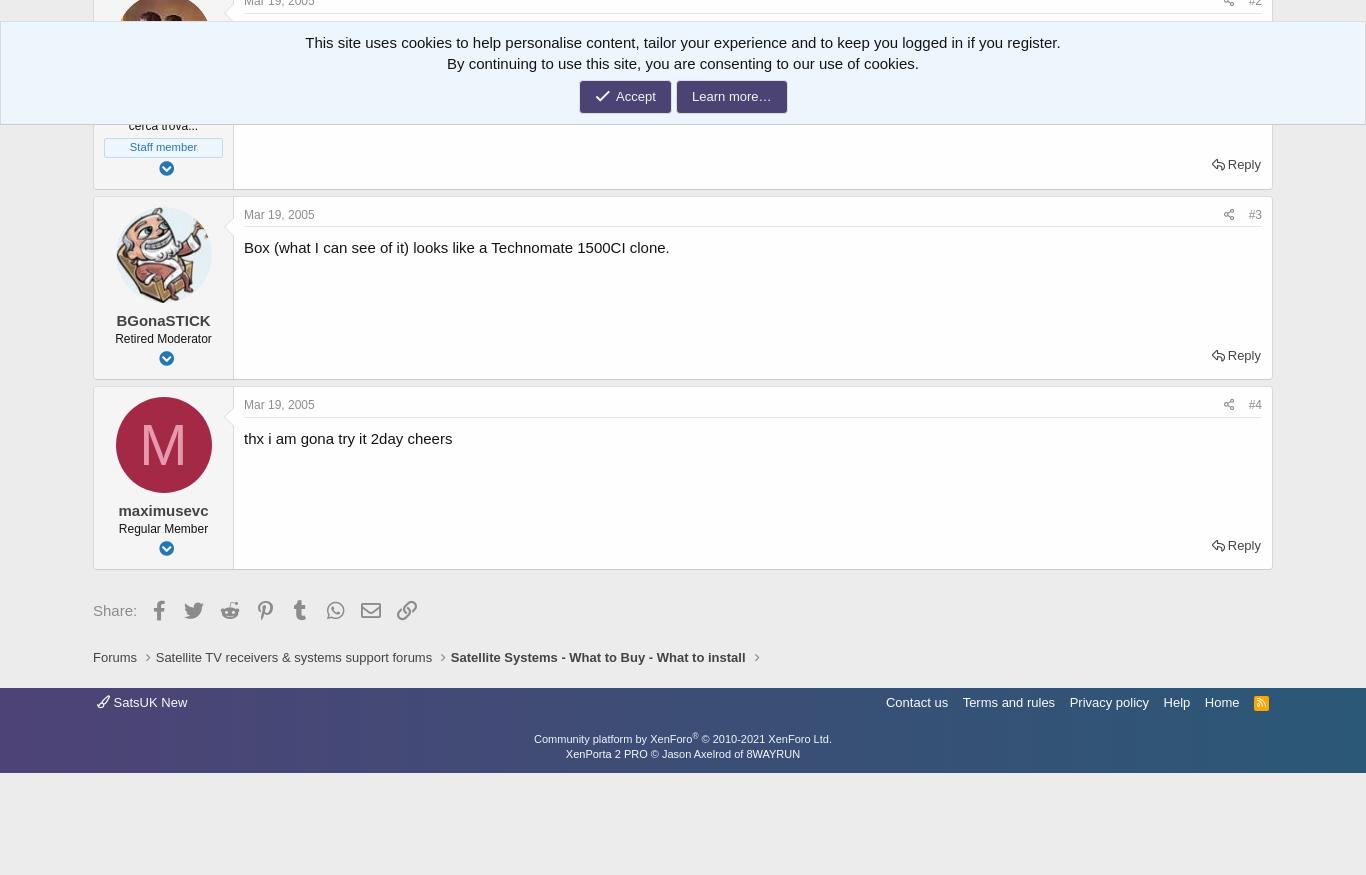  What do you see at coordinates (596, 656) in the screenshot?
I see `'Satellite Systems - What to Buy - What to install'` at bounding box center [596, 656].